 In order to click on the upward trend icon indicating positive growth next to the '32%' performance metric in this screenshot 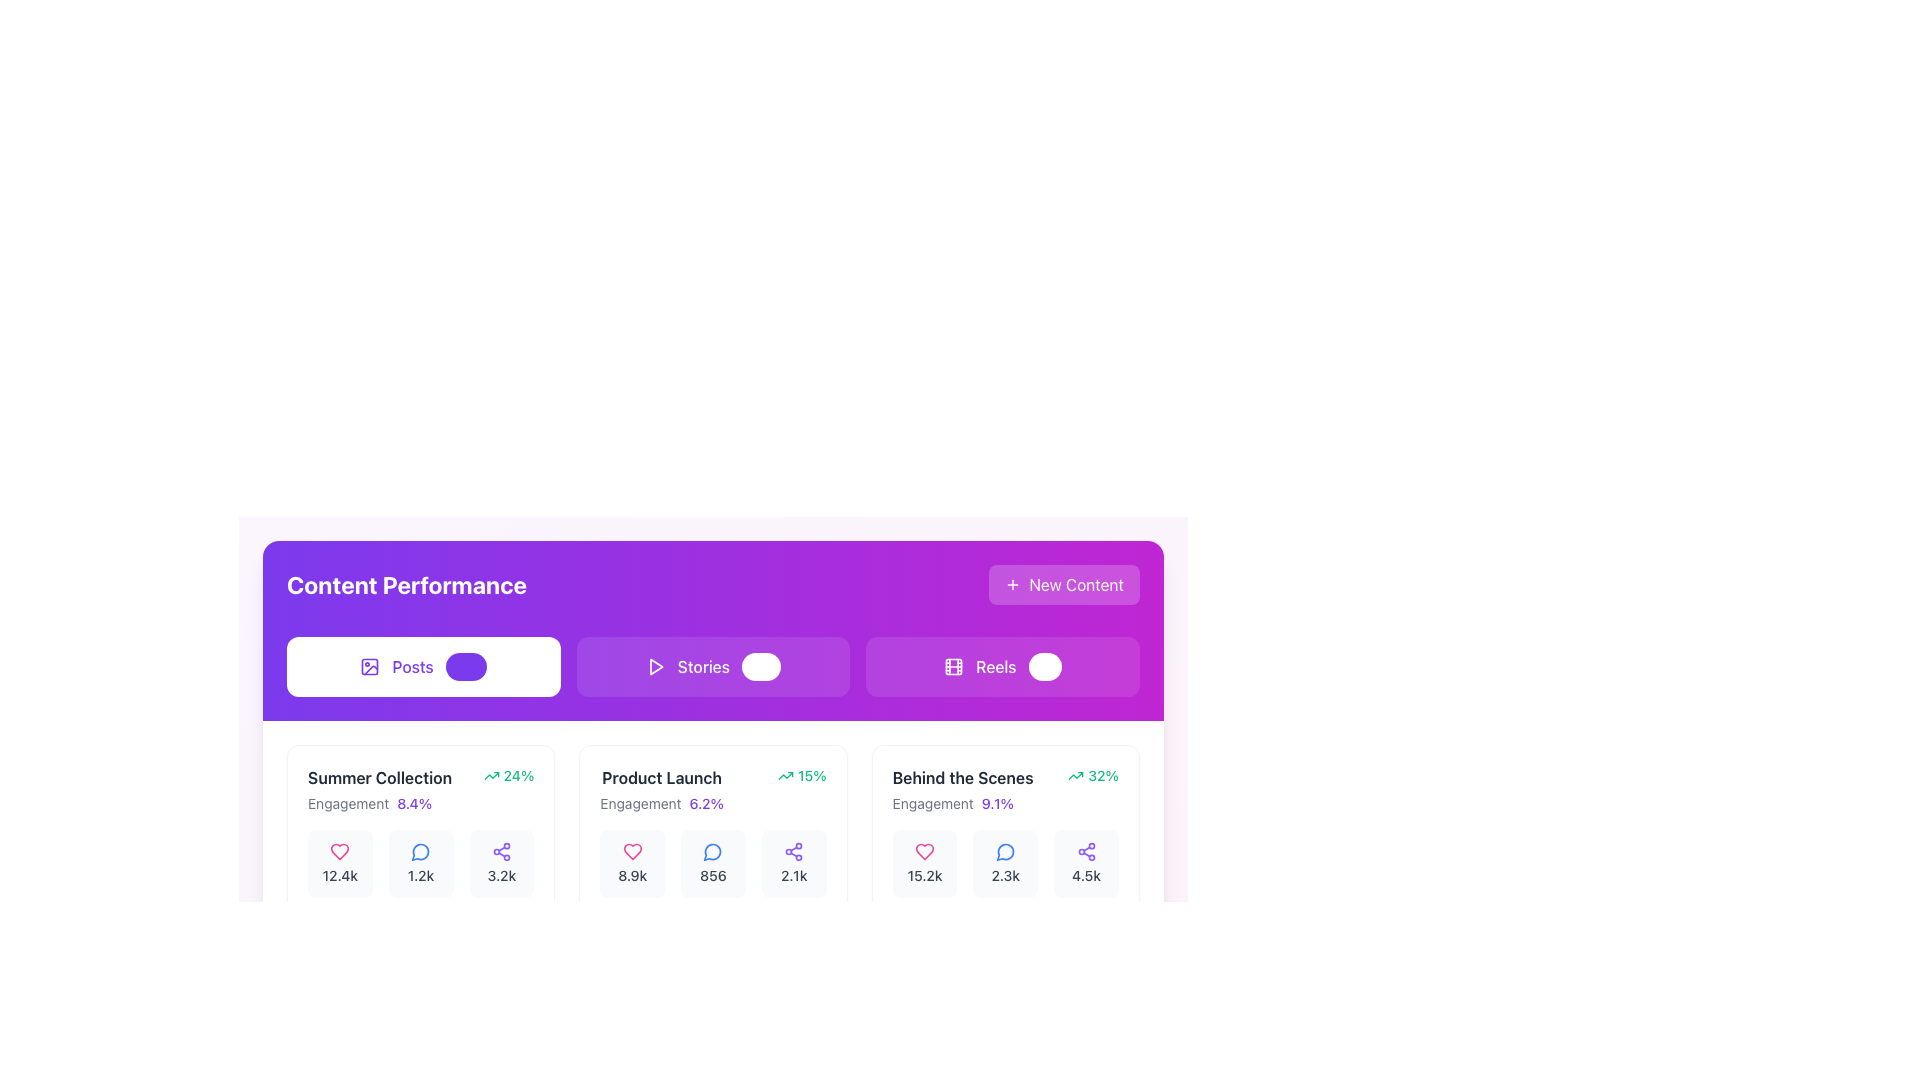, I will do `click(1075, 774)`.